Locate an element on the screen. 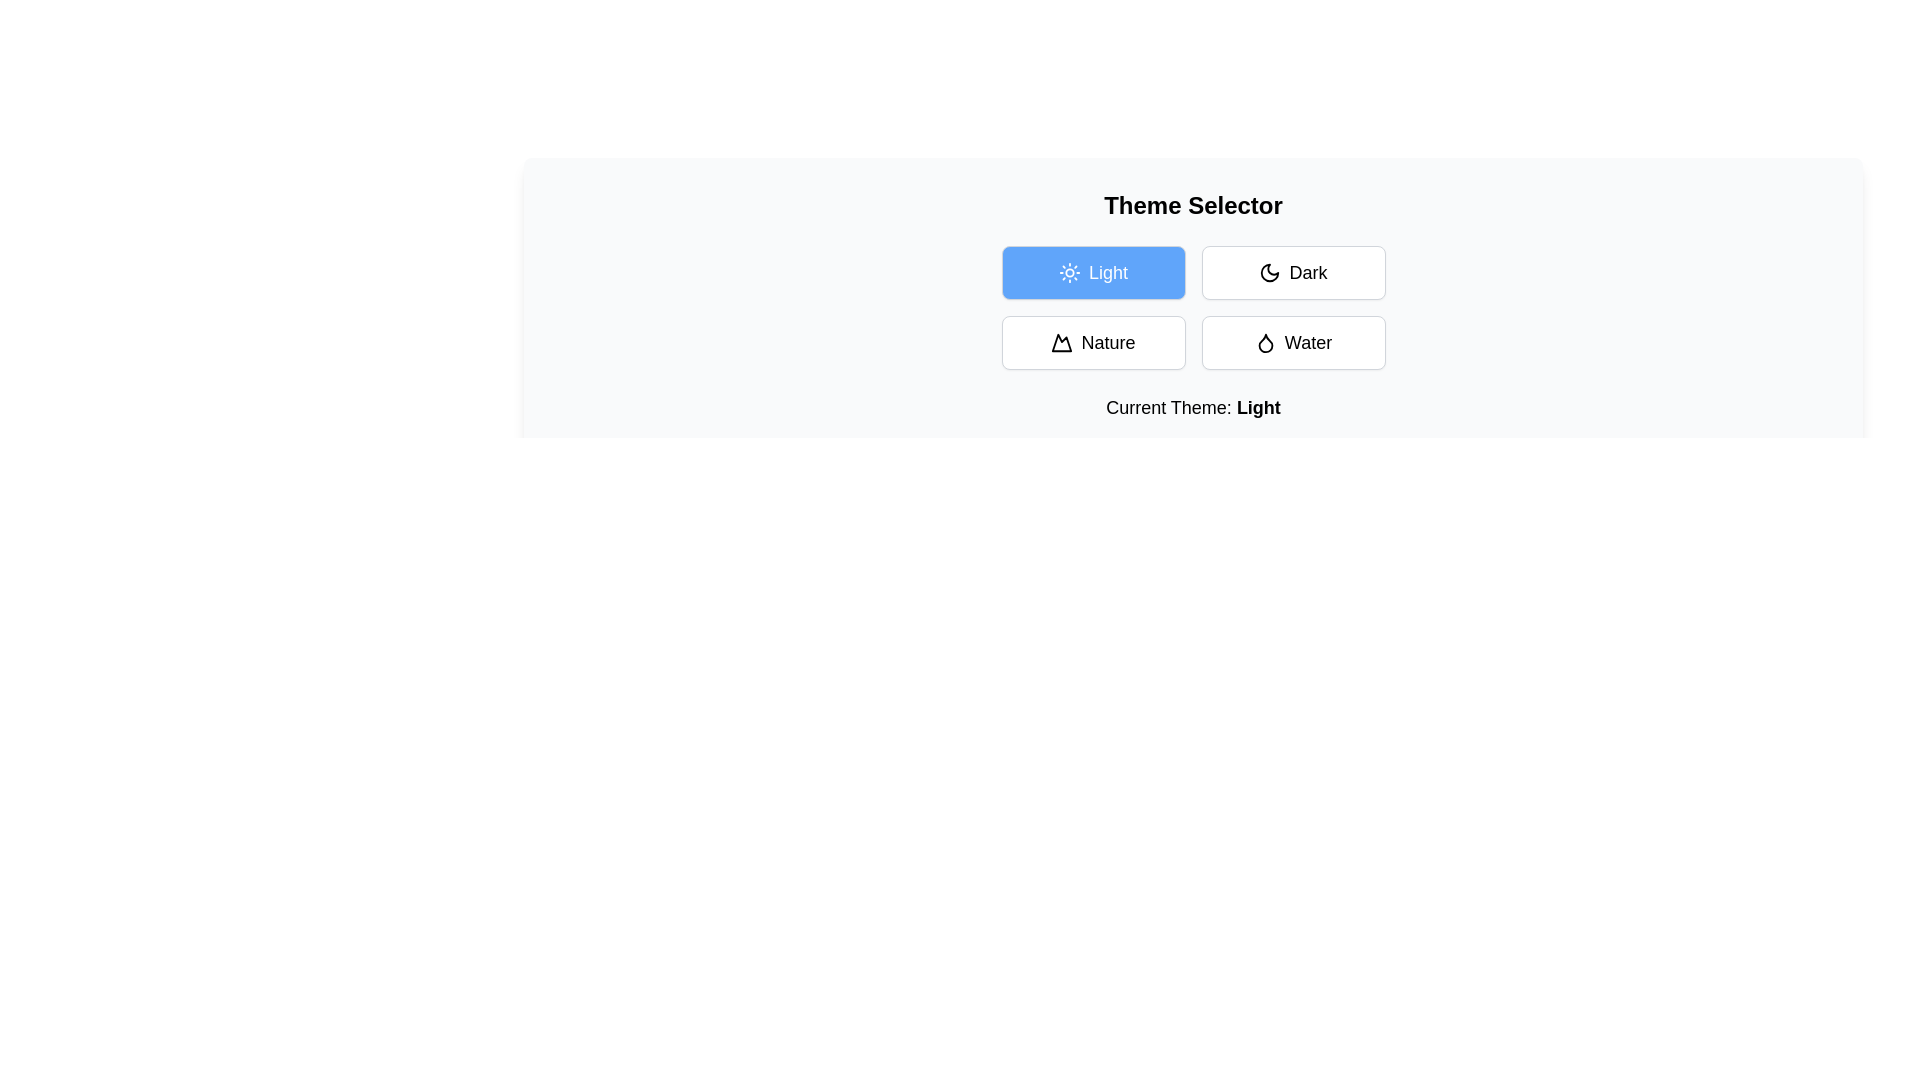 The height and width of the screenshot is (1080, 1920). the 'Water' button, which is a rectangular button with rounded corners, a white background, and a water droplet icon on the left is located at coordinates (1293, 342).